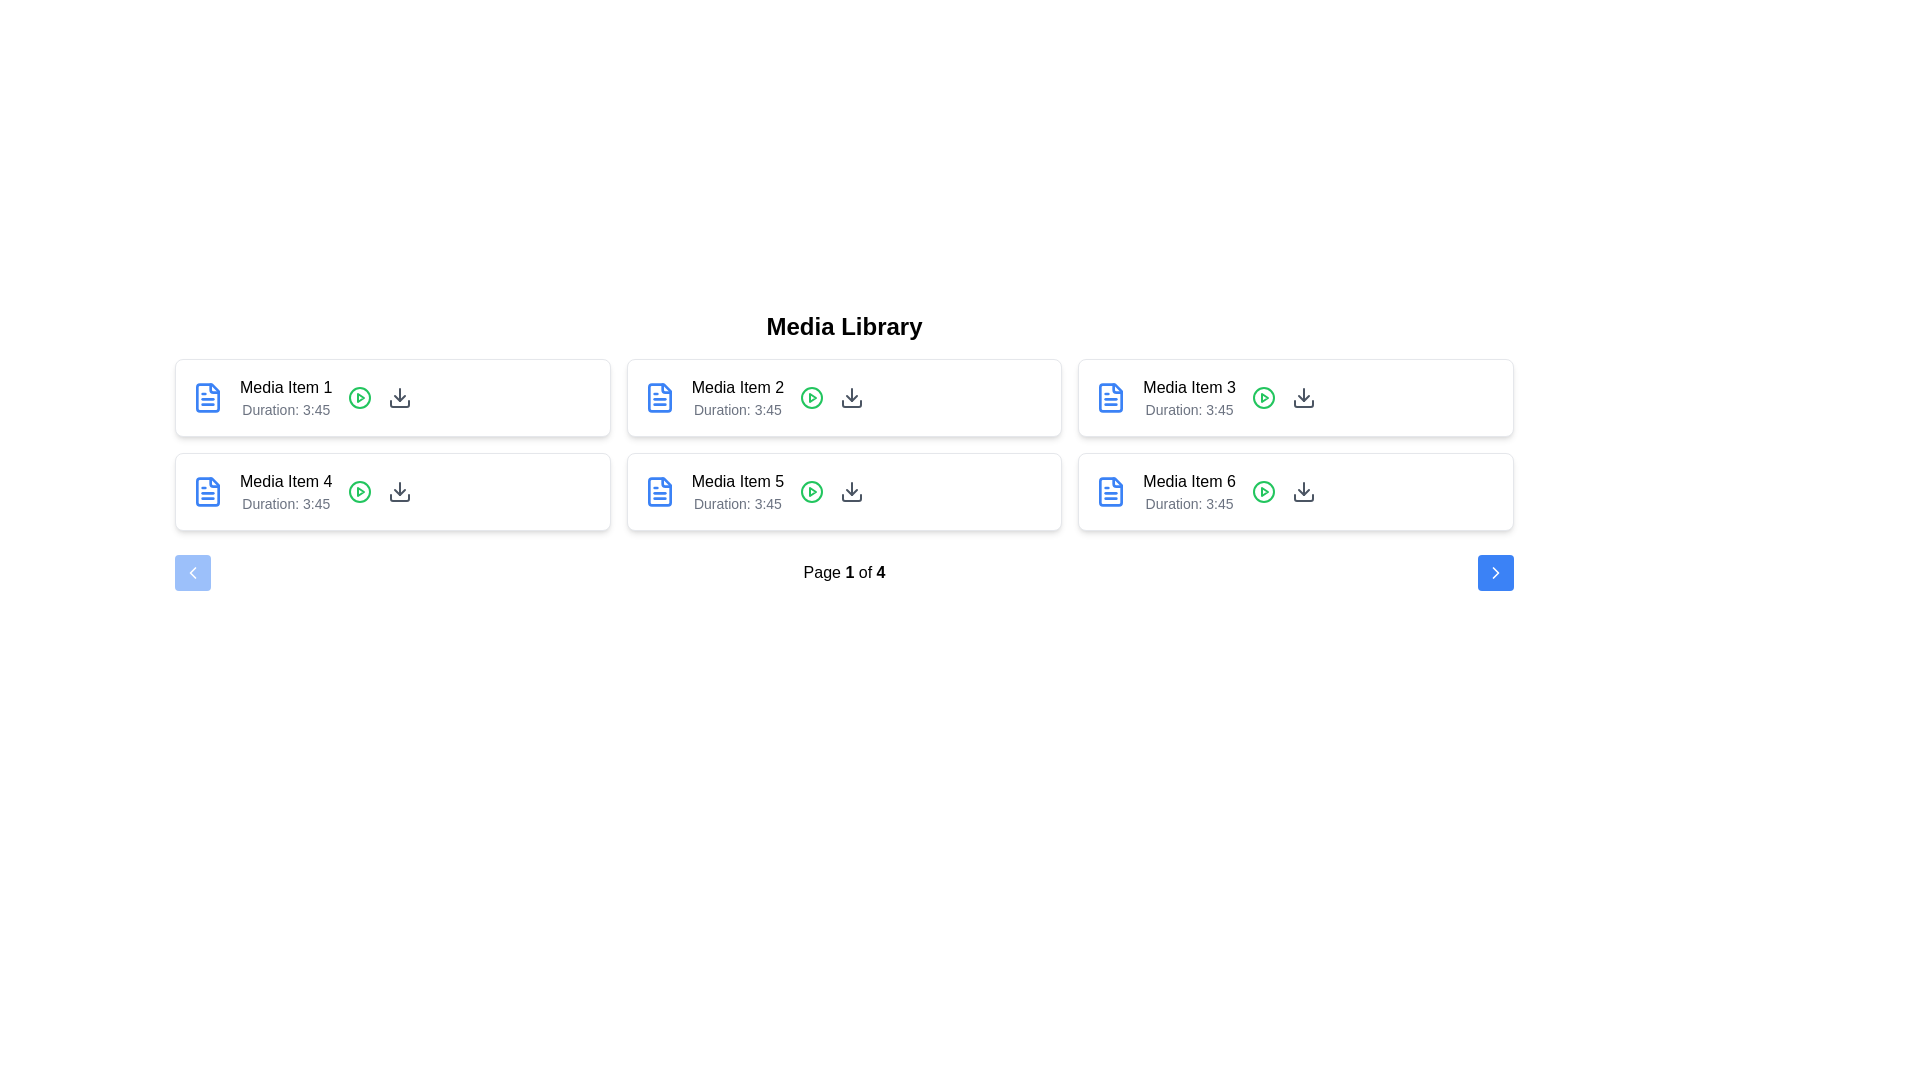 The height and width of the screenshot is (1080, 1920). What do you see at coordinates (207, 397) in the screenshot?
I see `the icon that represents the associated media item as a file or document, which is located in the second row, first column of the 'Media Item 4' card` at bounding box center [207, 397].